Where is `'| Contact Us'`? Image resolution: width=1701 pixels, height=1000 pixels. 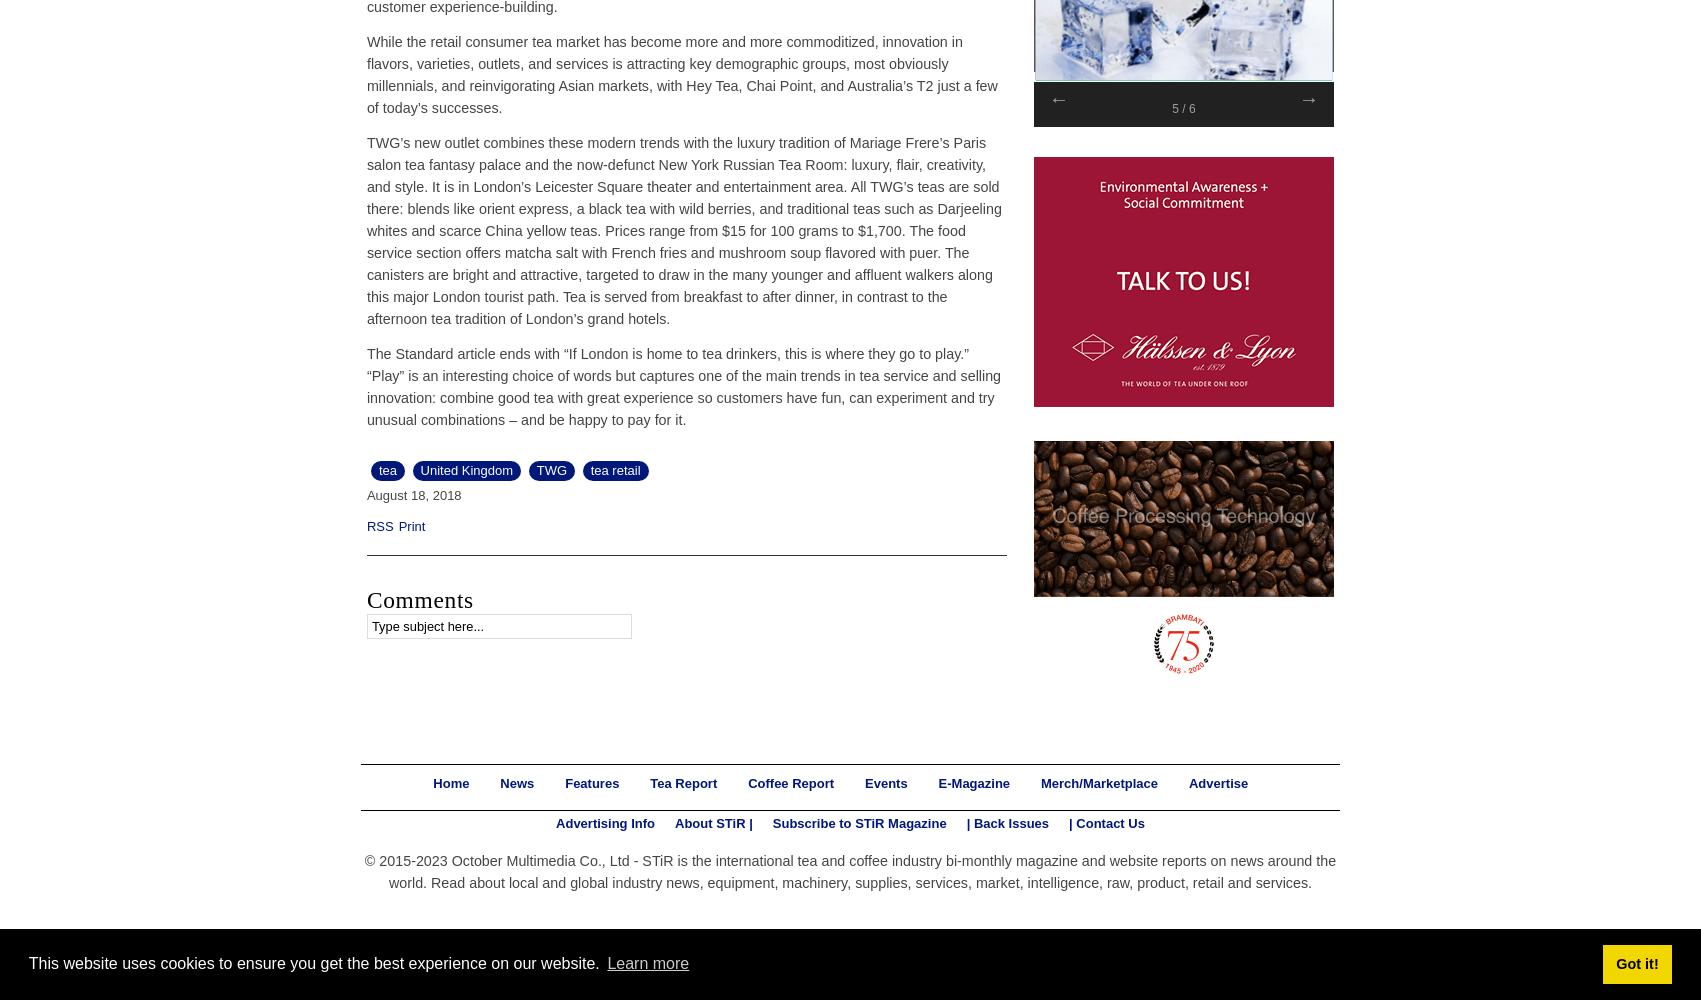
'| Contact Us' is located at coordinates (1069, 821).